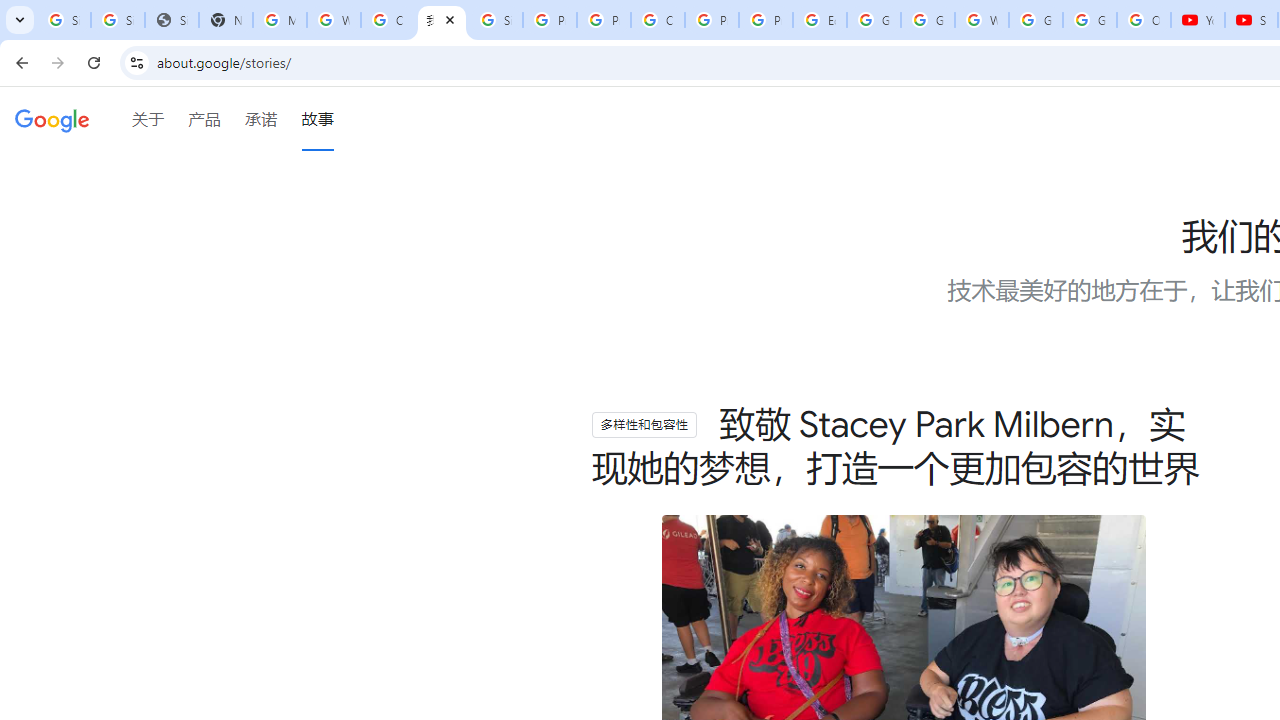 Image resolution: width=1280 pixels, height=720 pixels. Describe the element at coordinates (1198, 20) in the screenshot. I see `'YouTube'` at that location.